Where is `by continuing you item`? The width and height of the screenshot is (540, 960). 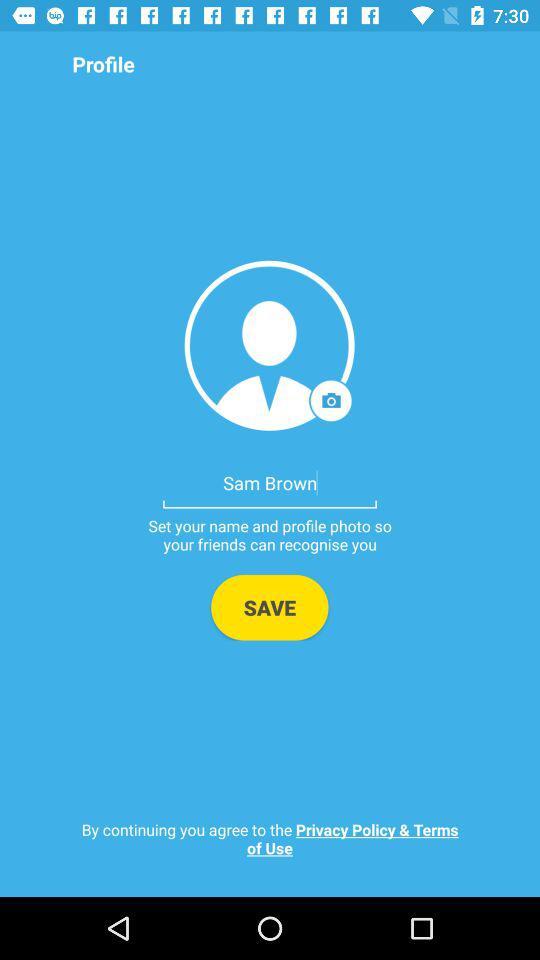 by continuing you item is located at coordinates (270, 838).